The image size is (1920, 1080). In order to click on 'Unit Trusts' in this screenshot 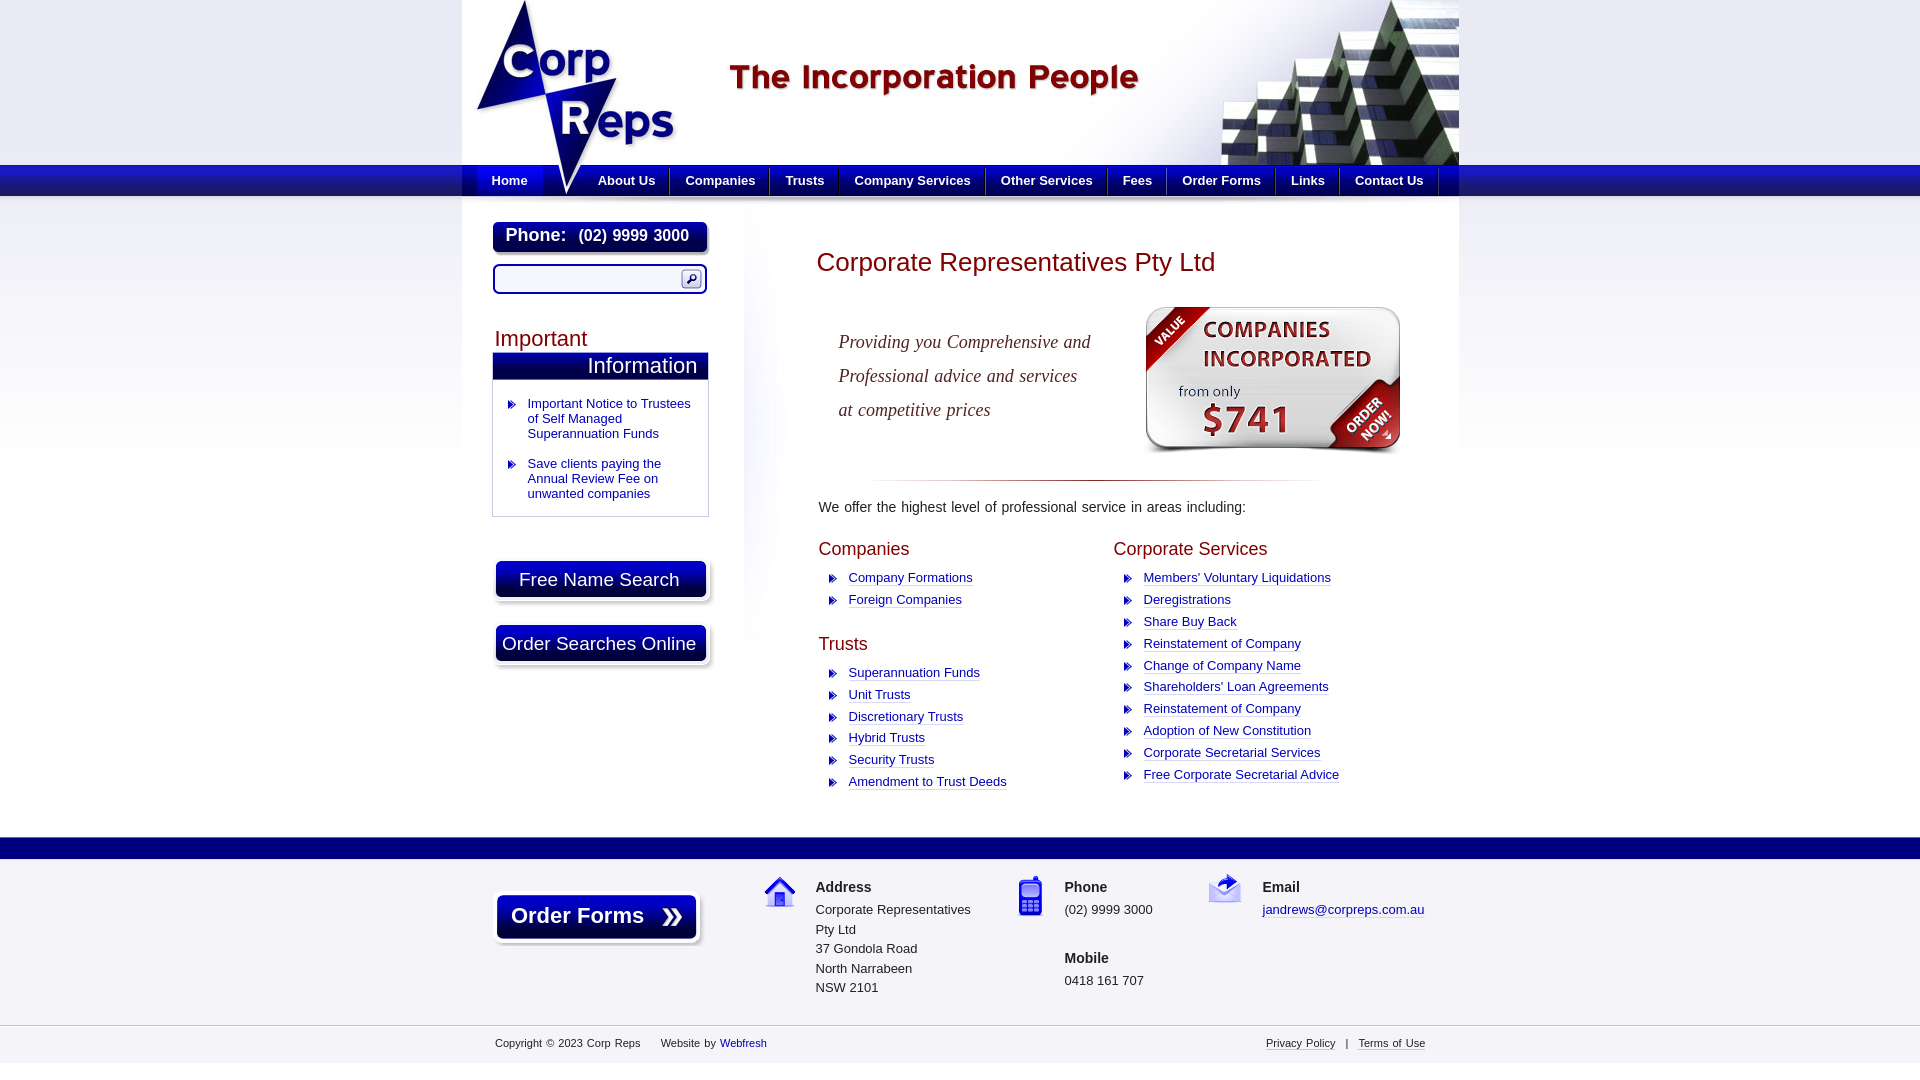, I will do `click(878, 693)`.